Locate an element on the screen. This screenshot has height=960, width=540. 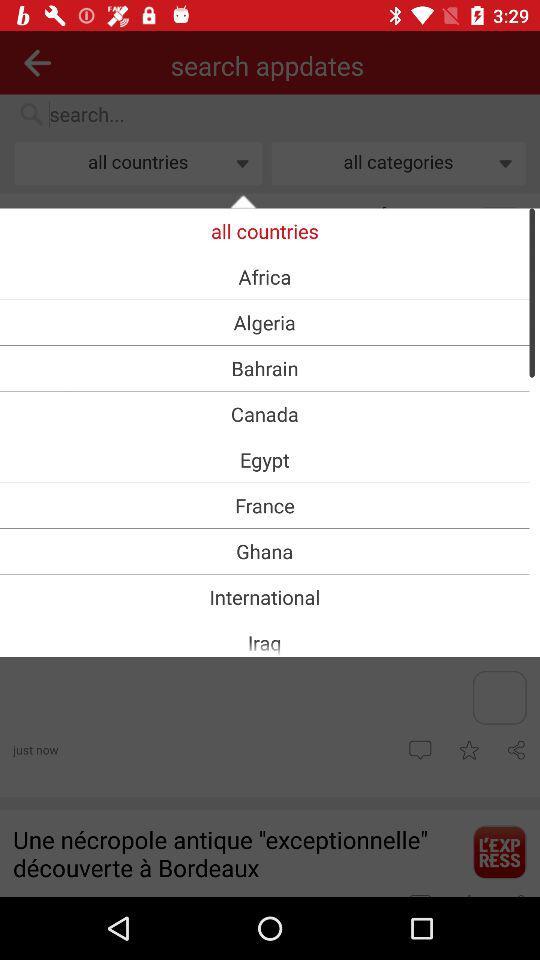
the icon above the egypt icon is located at coordinates (264, 413).